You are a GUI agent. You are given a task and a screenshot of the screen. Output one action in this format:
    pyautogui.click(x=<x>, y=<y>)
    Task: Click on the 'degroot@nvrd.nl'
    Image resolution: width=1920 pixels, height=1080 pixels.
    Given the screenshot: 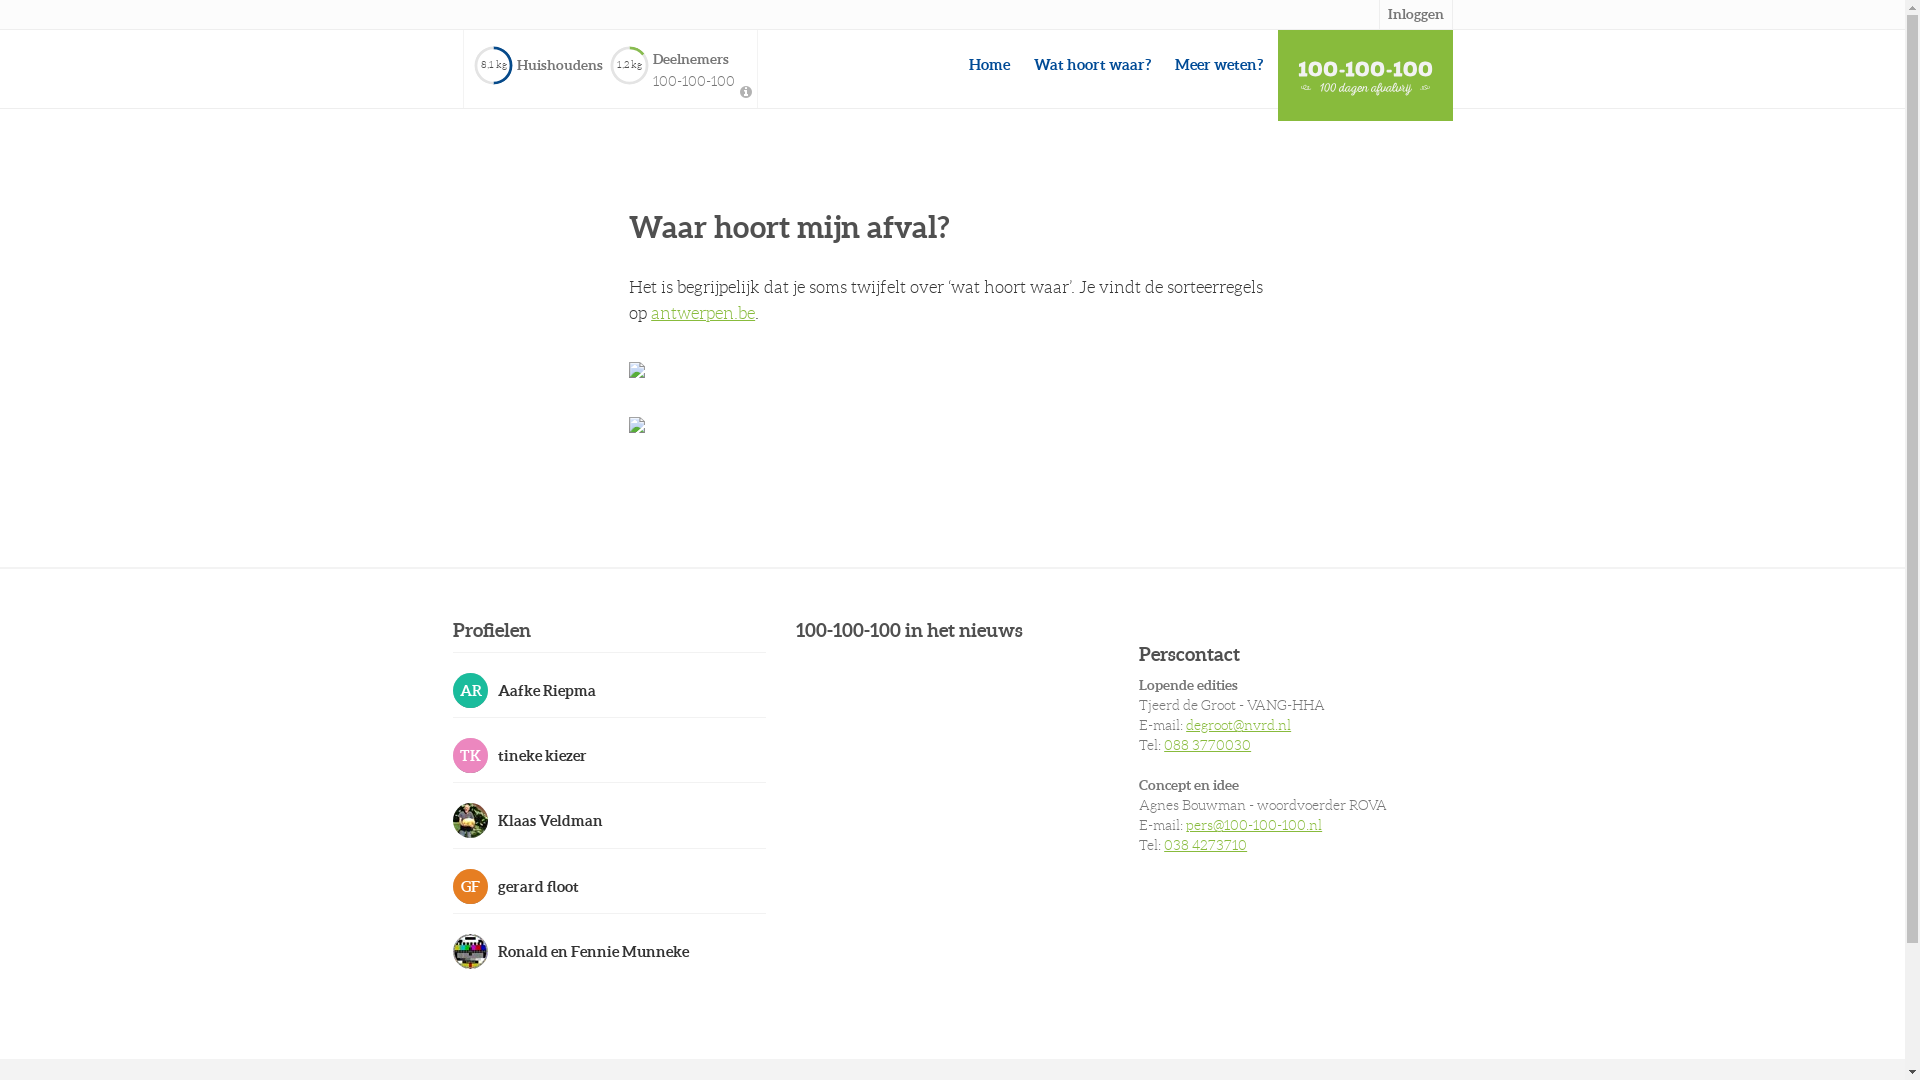 What is the action you would take?
    pyautogui.click(x=1185, y=725)
    